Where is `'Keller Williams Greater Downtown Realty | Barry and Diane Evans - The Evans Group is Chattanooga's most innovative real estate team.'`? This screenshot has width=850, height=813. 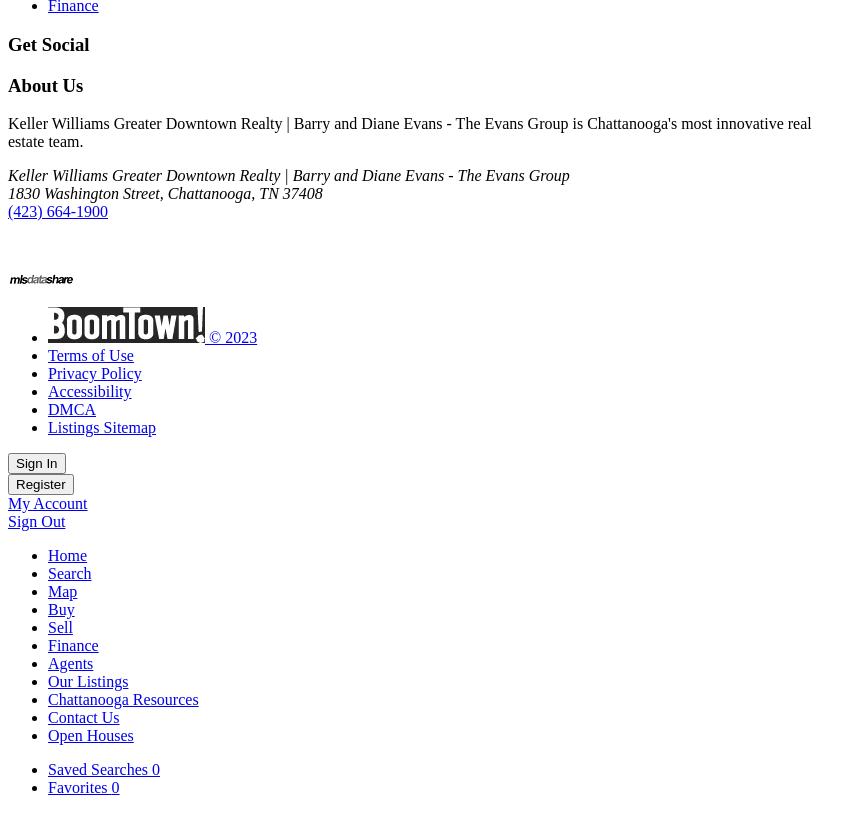
'Keller Williams Greater Downtown Realty | Barry and Diane Evans - The Evans Group is Chattanooga's most innovative real estate team.' is located at coordinates (409, 131).